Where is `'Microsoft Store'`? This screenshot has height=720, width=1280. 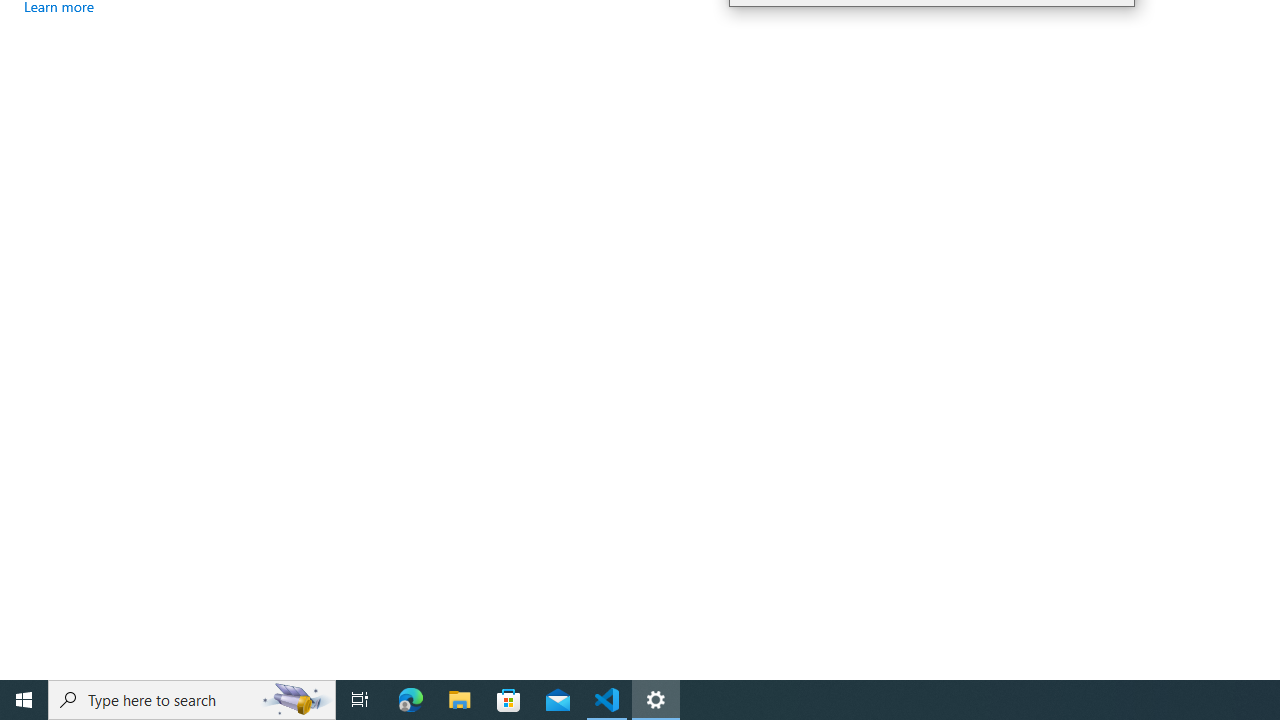 'Microsoft Store' is located at coordinates (509, 698).